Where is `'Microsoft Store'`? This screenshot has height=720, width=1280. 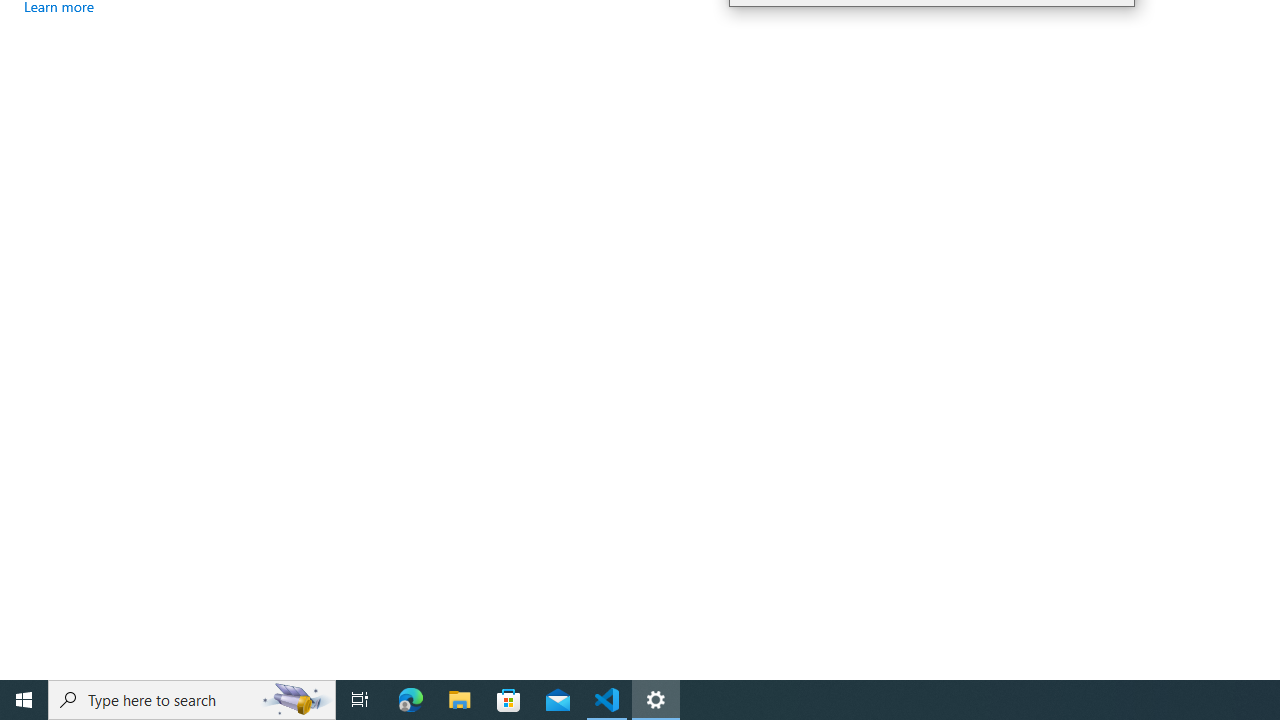 'Microsoft Store' is located at coordinates (509, 698).